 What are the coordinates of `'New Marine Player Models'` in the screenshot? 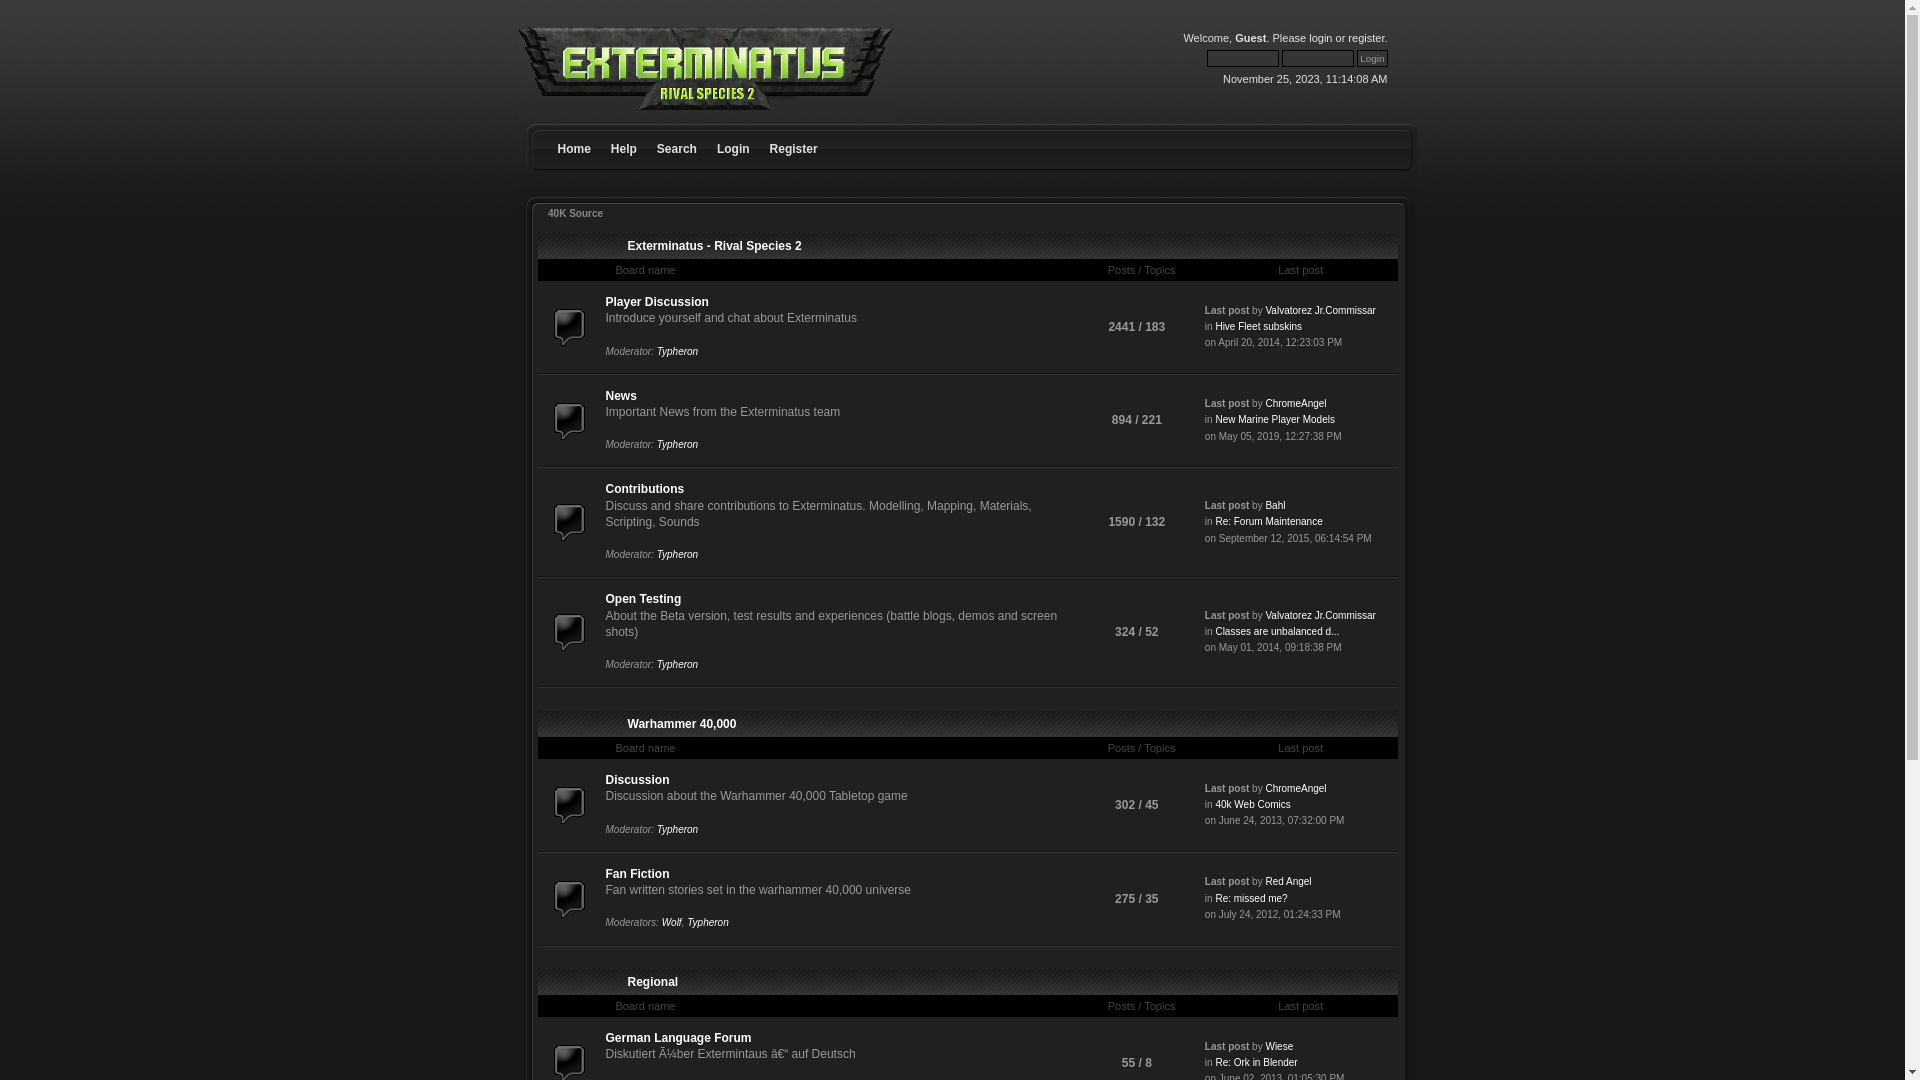 It's located at (1213, 418).